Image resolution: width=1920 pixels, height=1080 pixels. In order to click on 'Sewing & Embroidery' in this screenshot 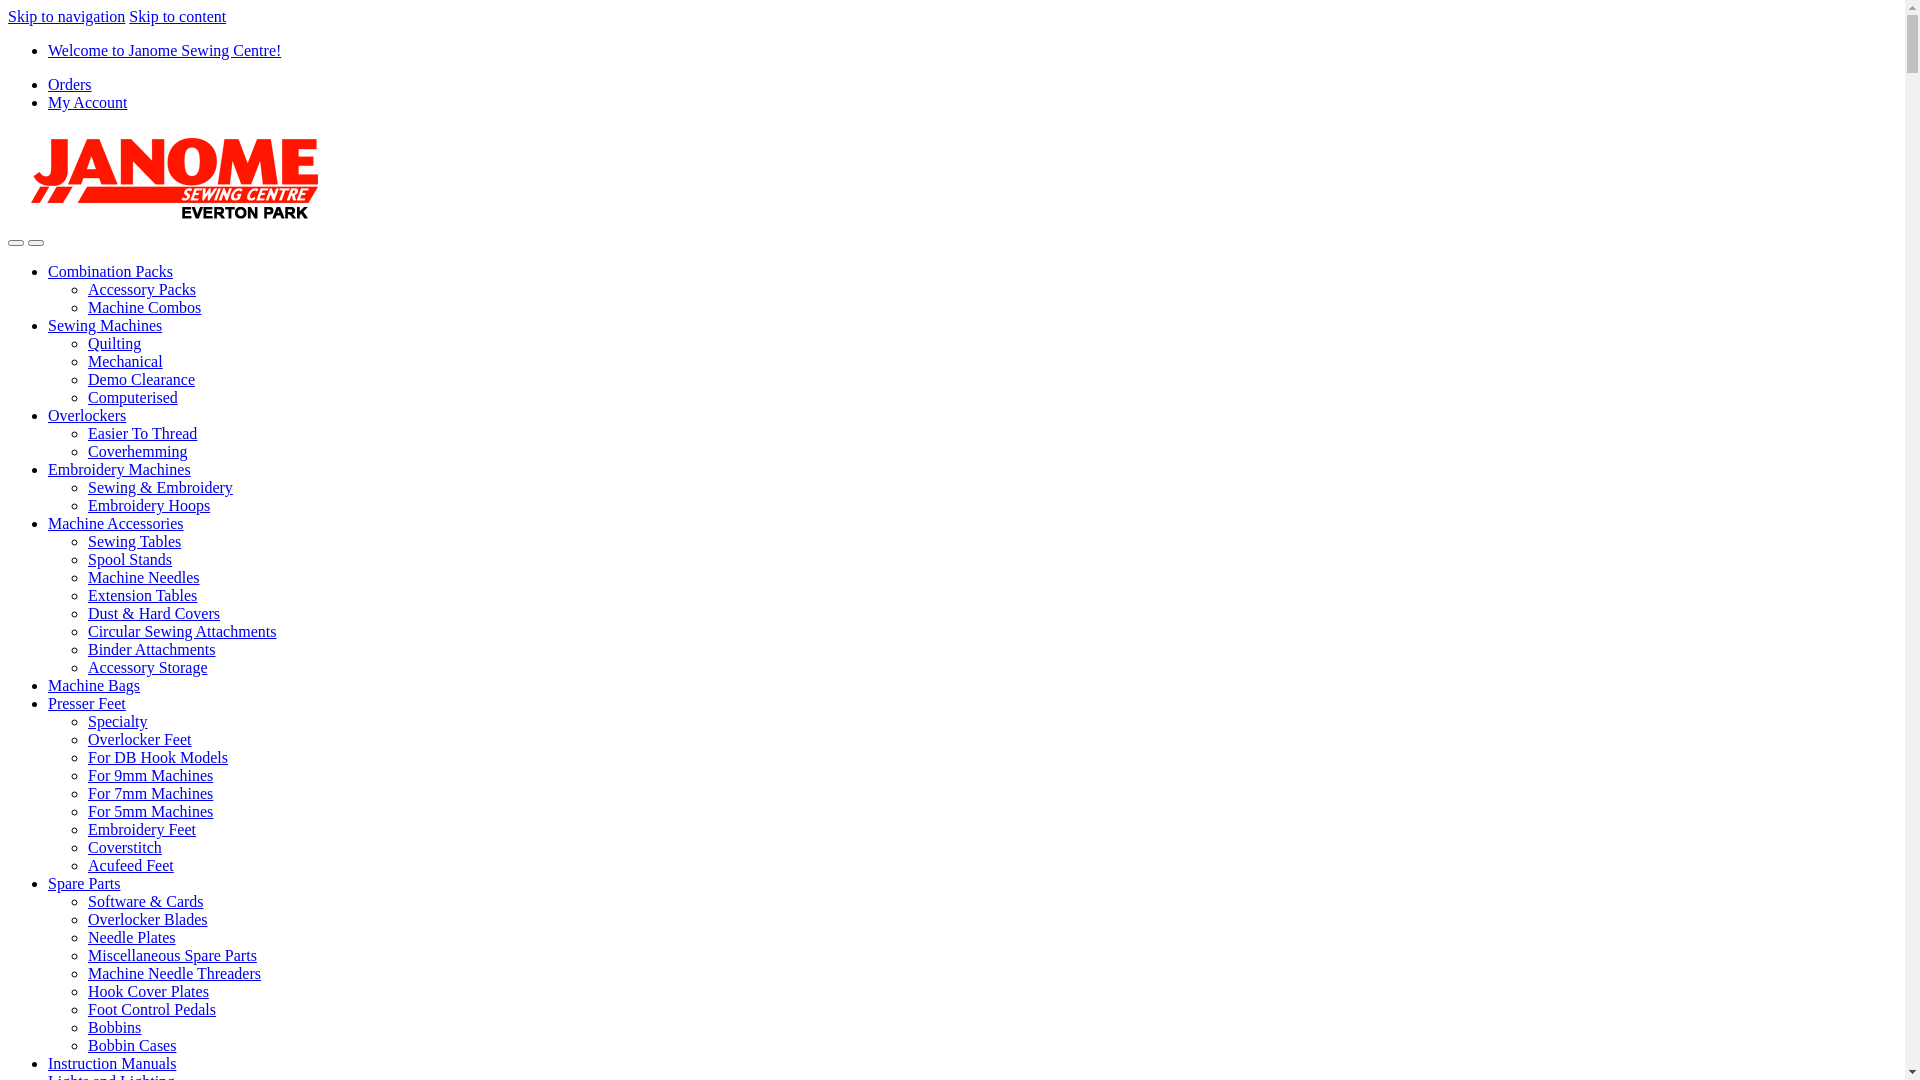, I will do `click(160, 487)`.